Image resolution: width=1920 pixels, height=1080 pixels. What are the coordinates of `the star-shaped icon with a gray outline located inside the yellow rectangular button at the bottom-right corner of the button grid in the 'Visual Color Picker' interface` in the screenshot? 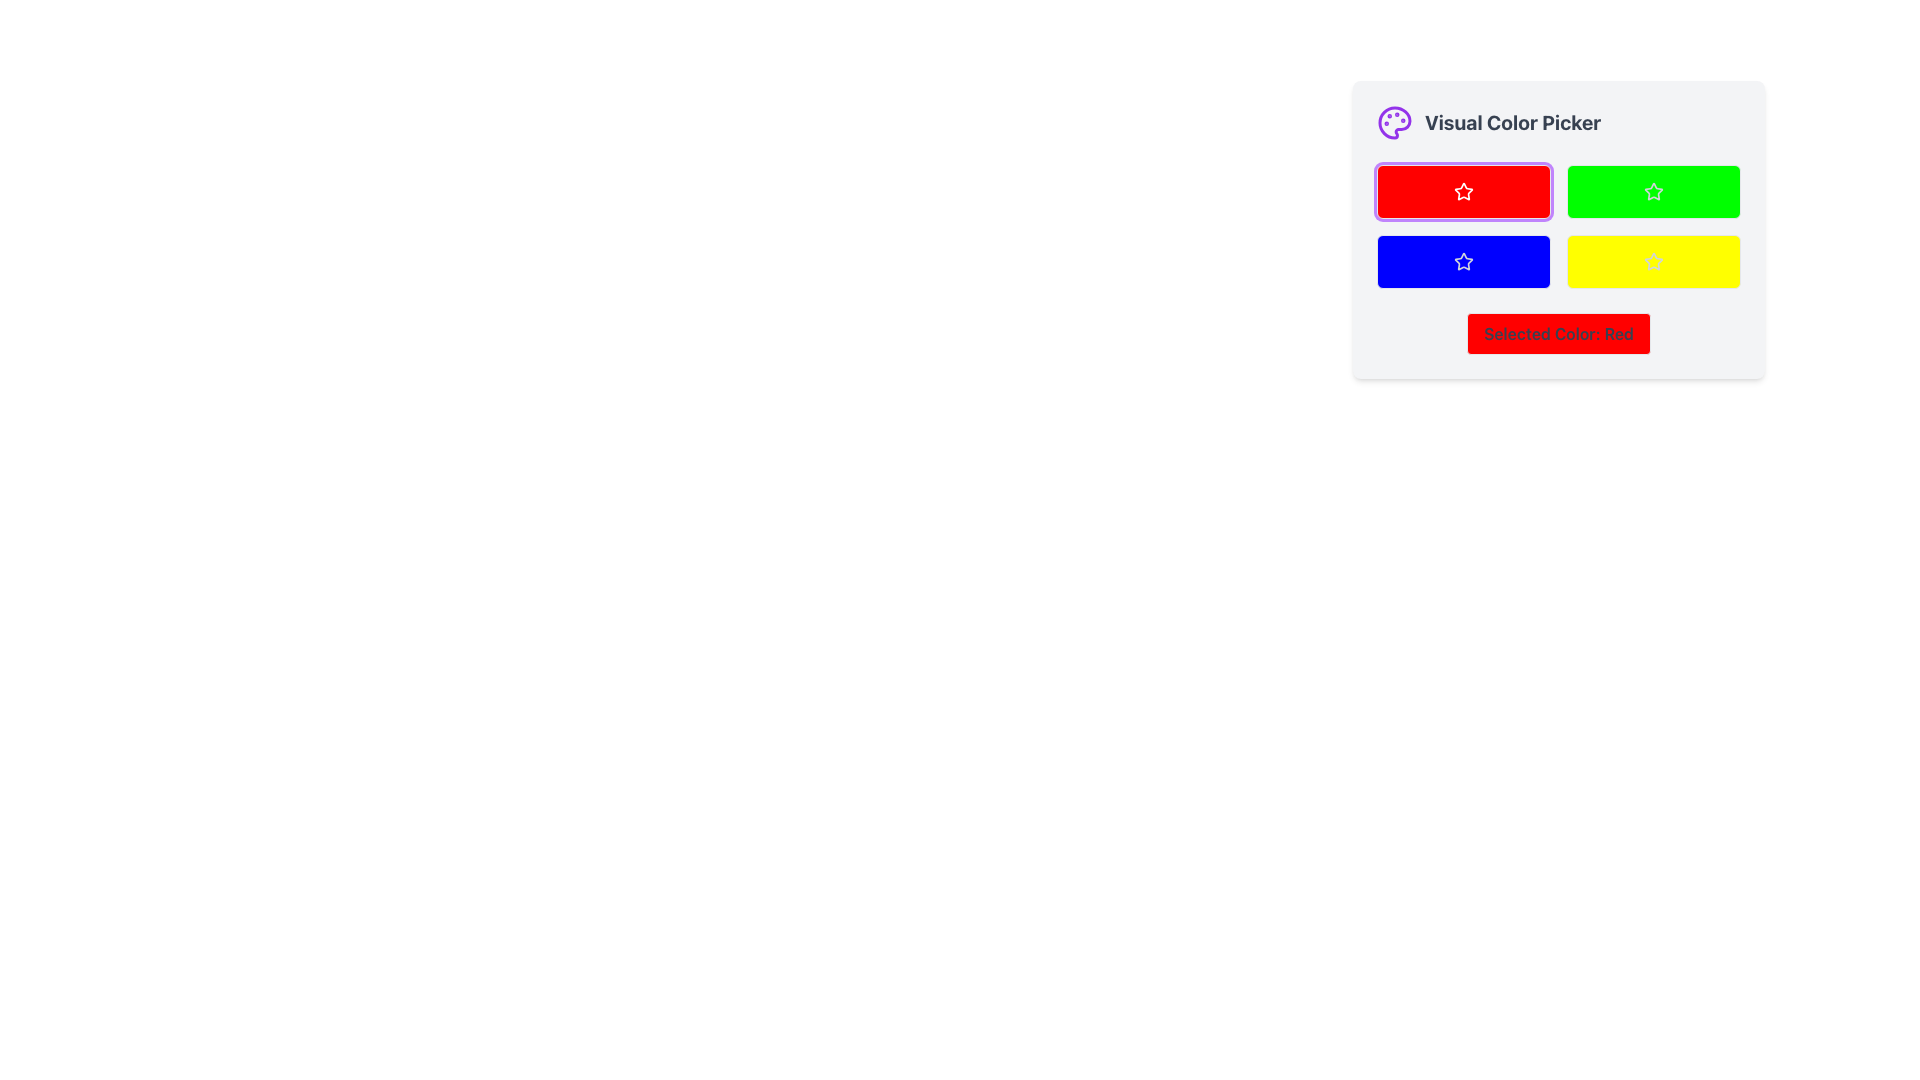 It's located at (1654, 260).